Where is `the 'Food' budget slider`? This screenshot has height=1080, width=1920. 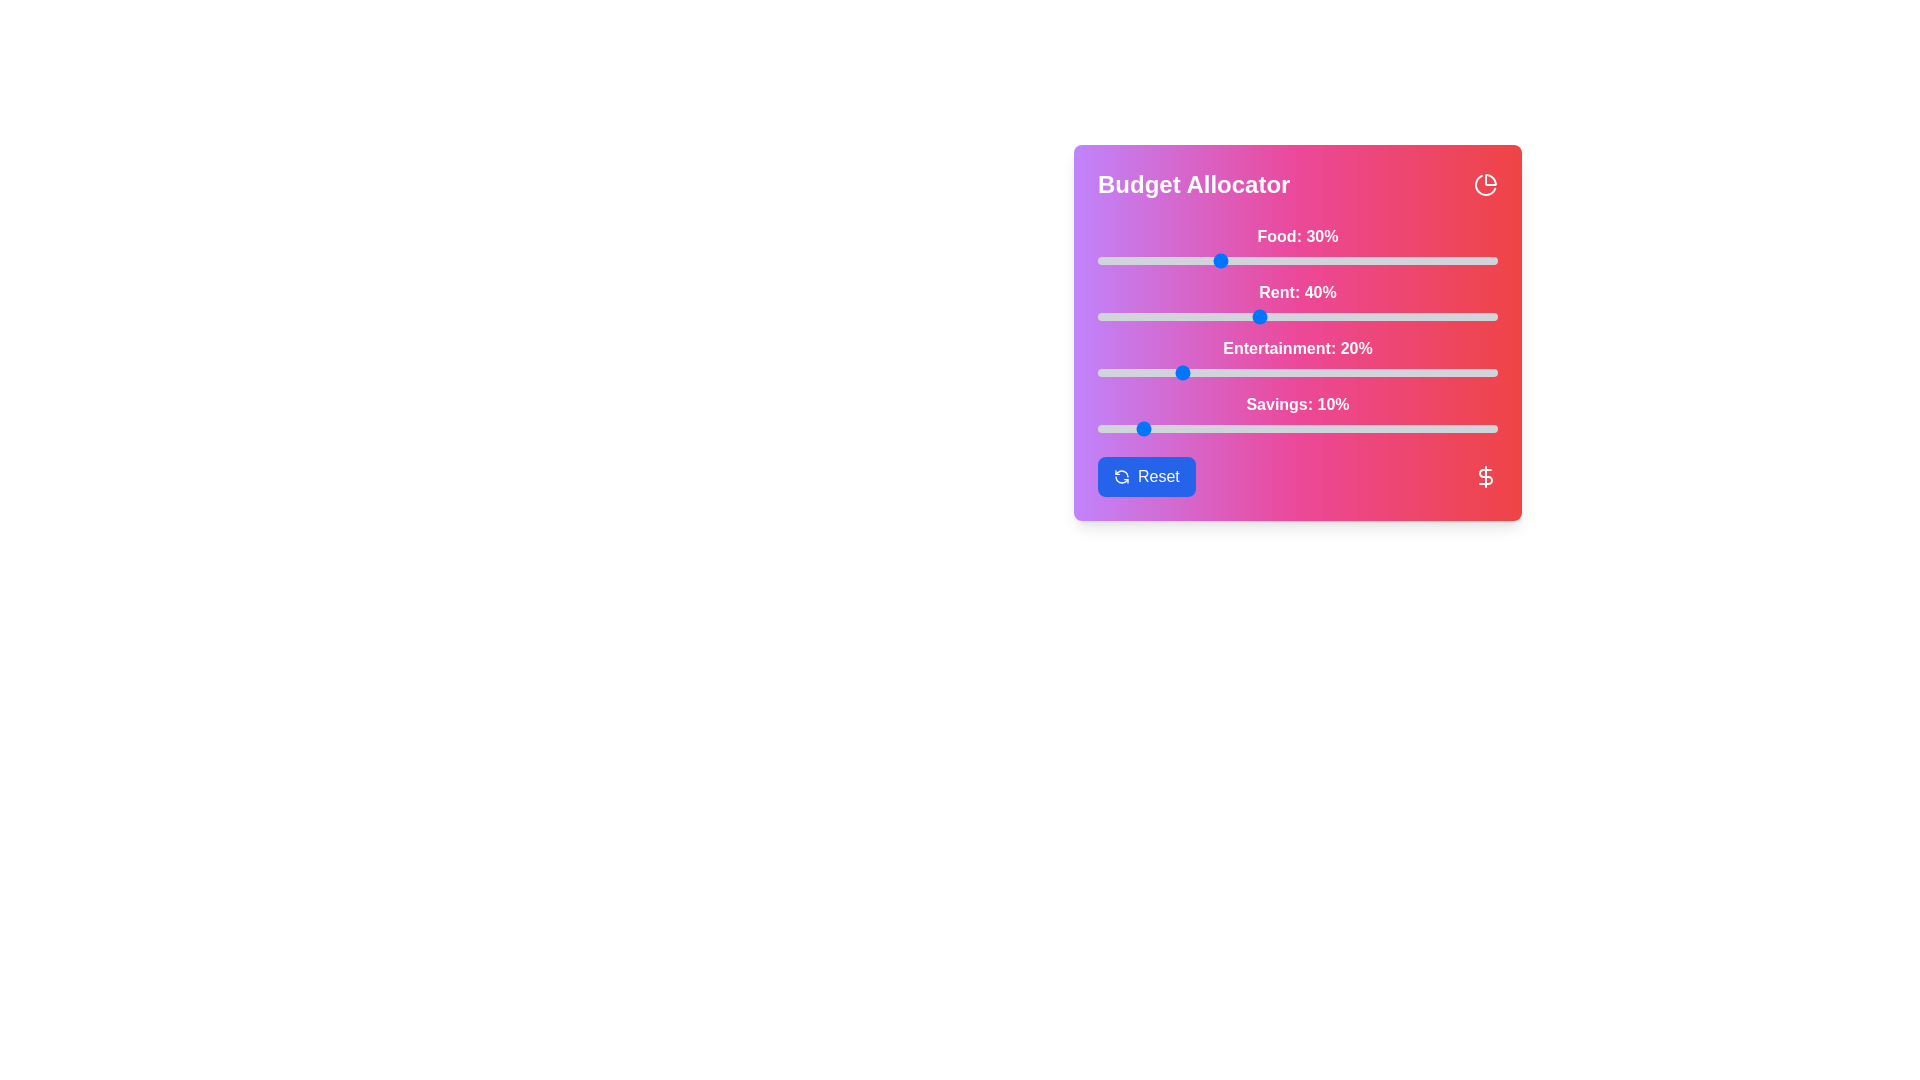 the 'Food' budget slider is located at coordinates (1161, 260).